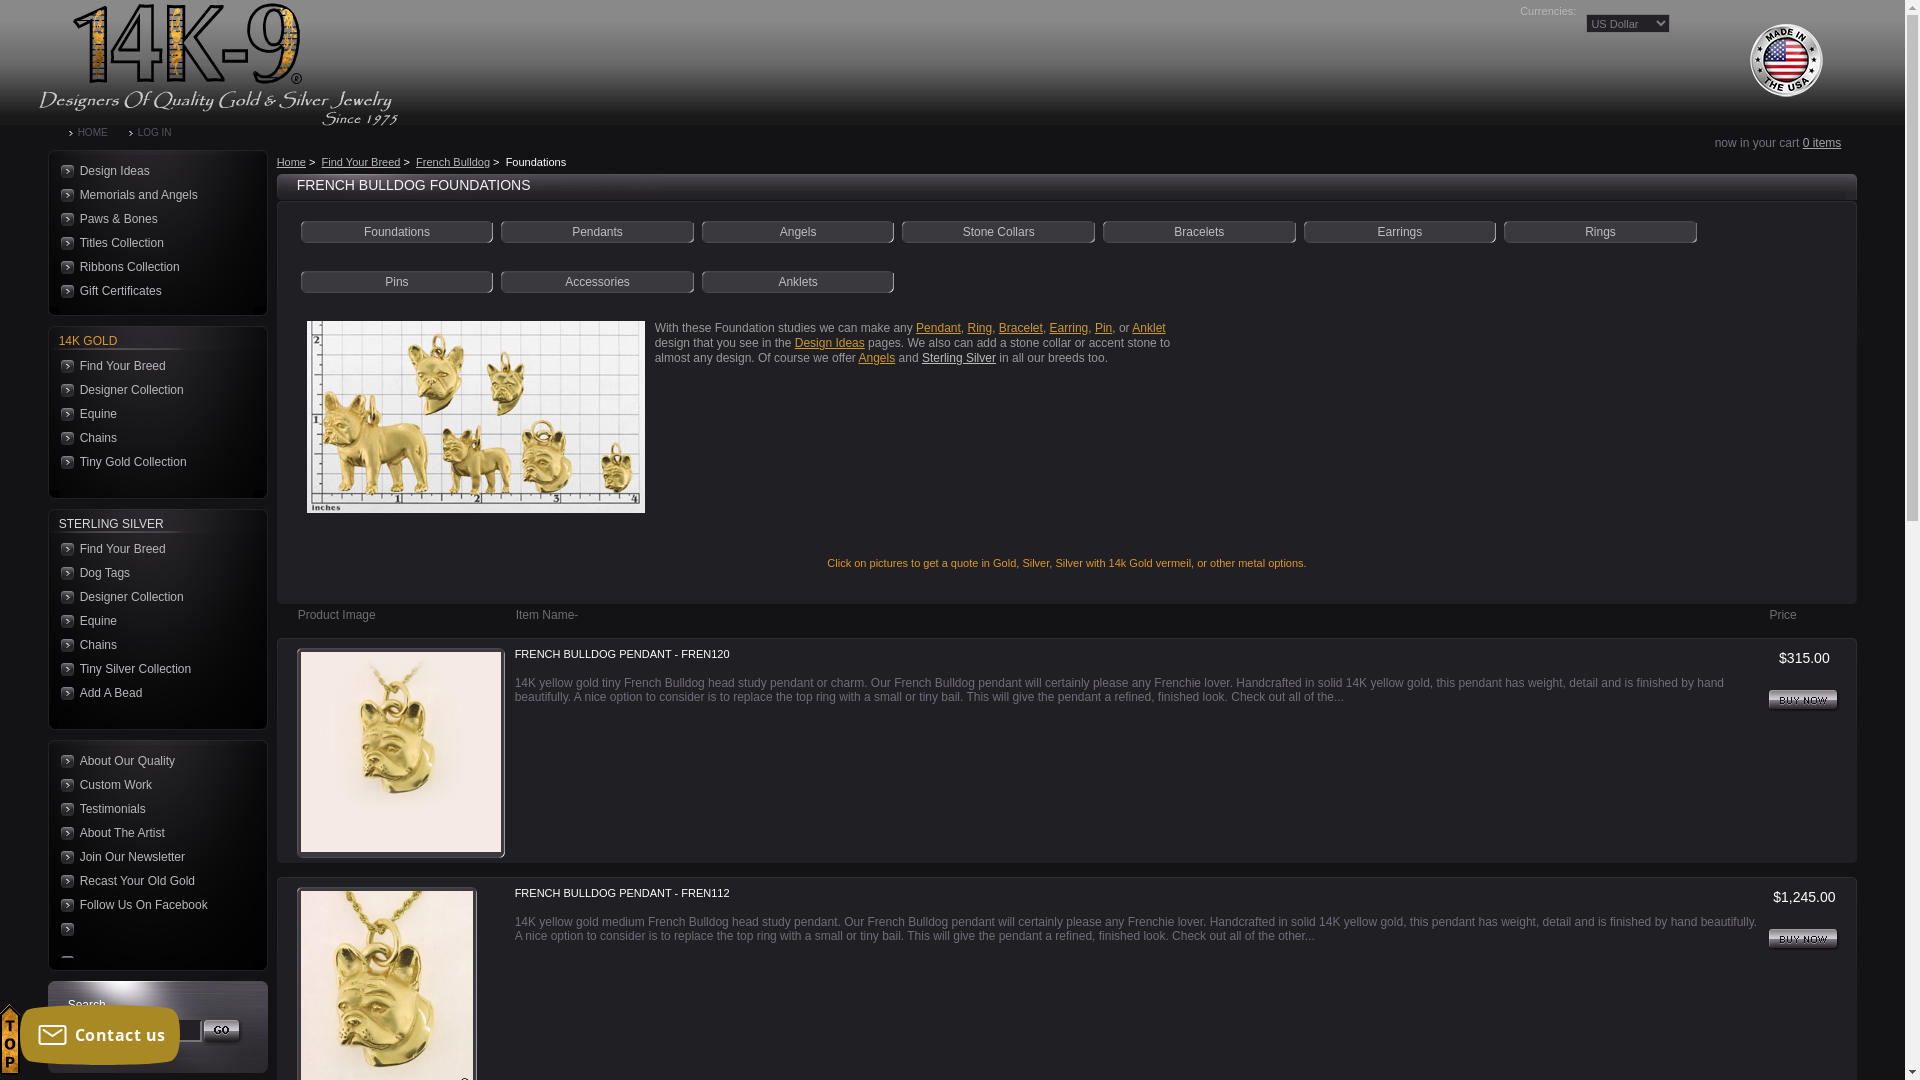 This screenshot has height=1080, width=1920. I want to click on 'Bracelet', so click(1021, 326).